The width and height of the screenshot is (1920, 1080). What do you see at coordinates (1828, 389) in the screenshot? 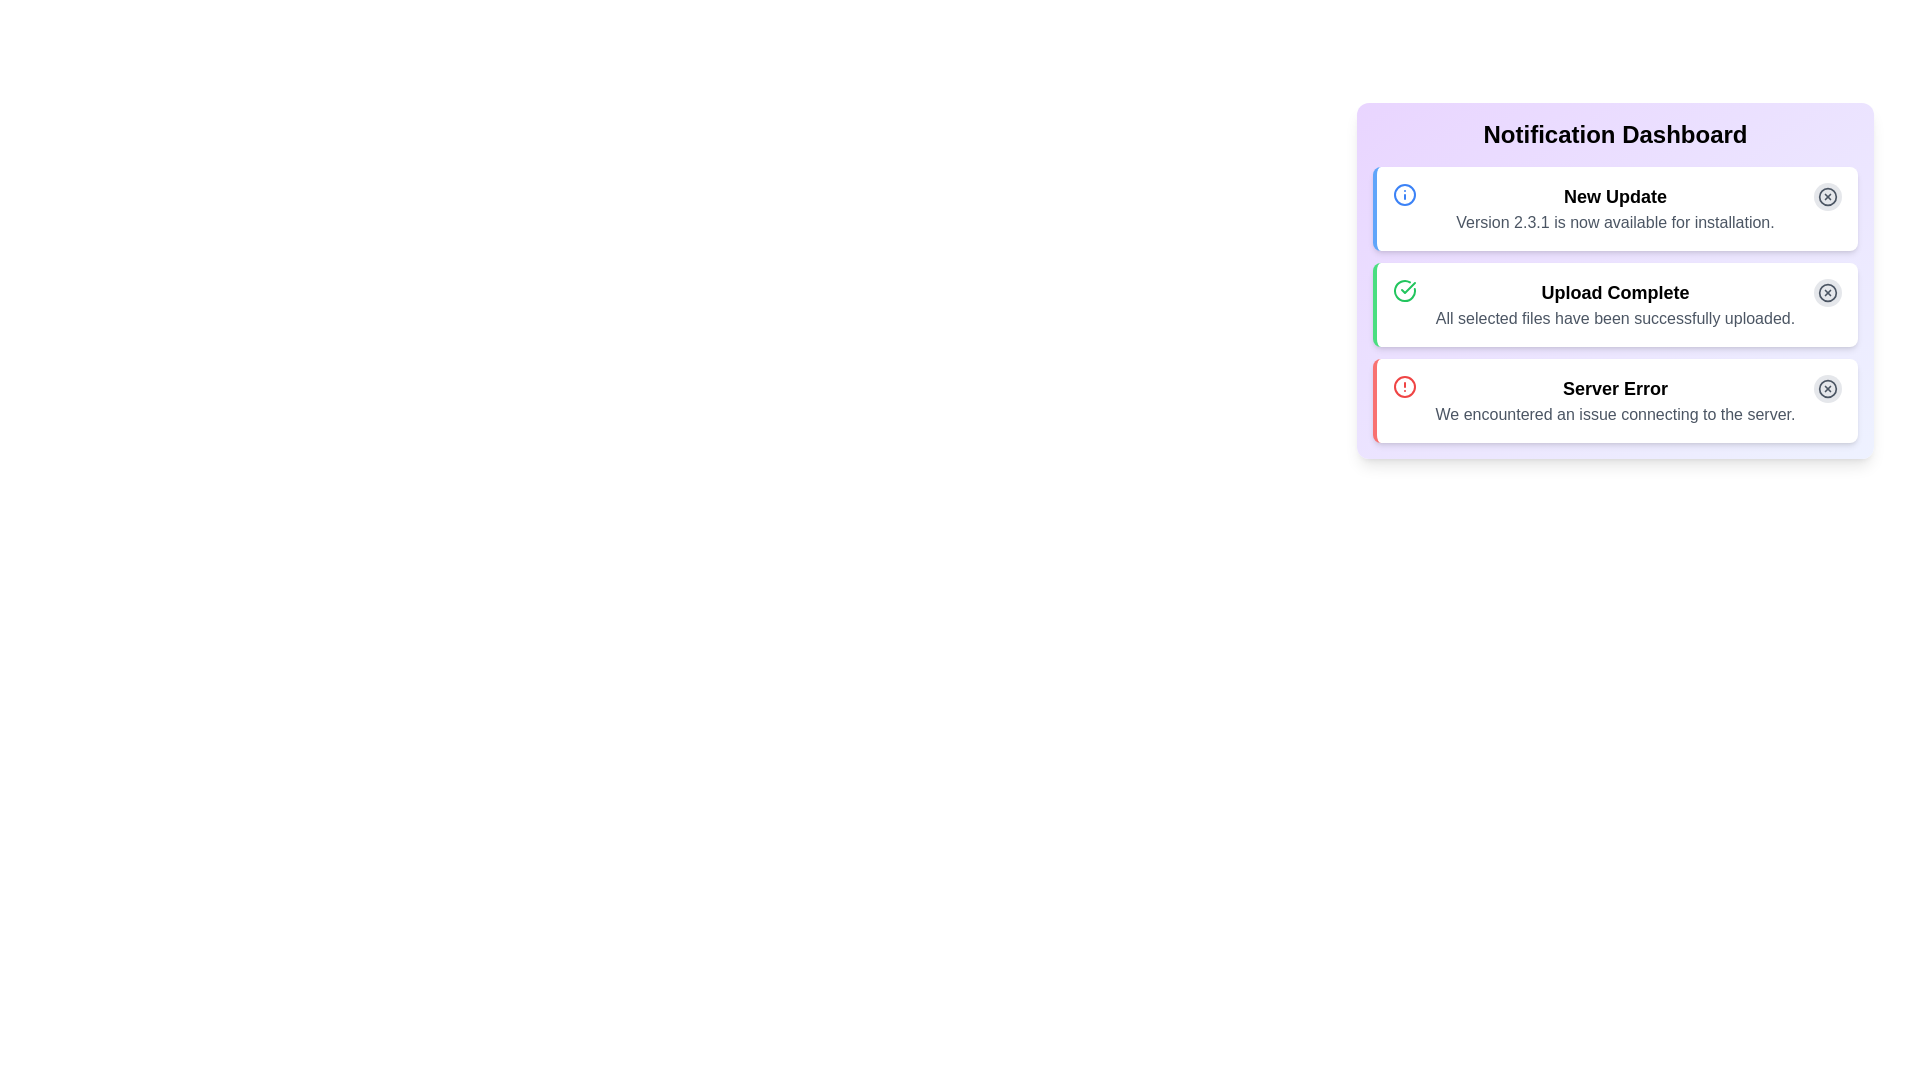
I see `the dismiss button located at the bottom-right of the notification row containing the 'Server Error' message to trigger hover styles` at bounding box center [1828, 389].